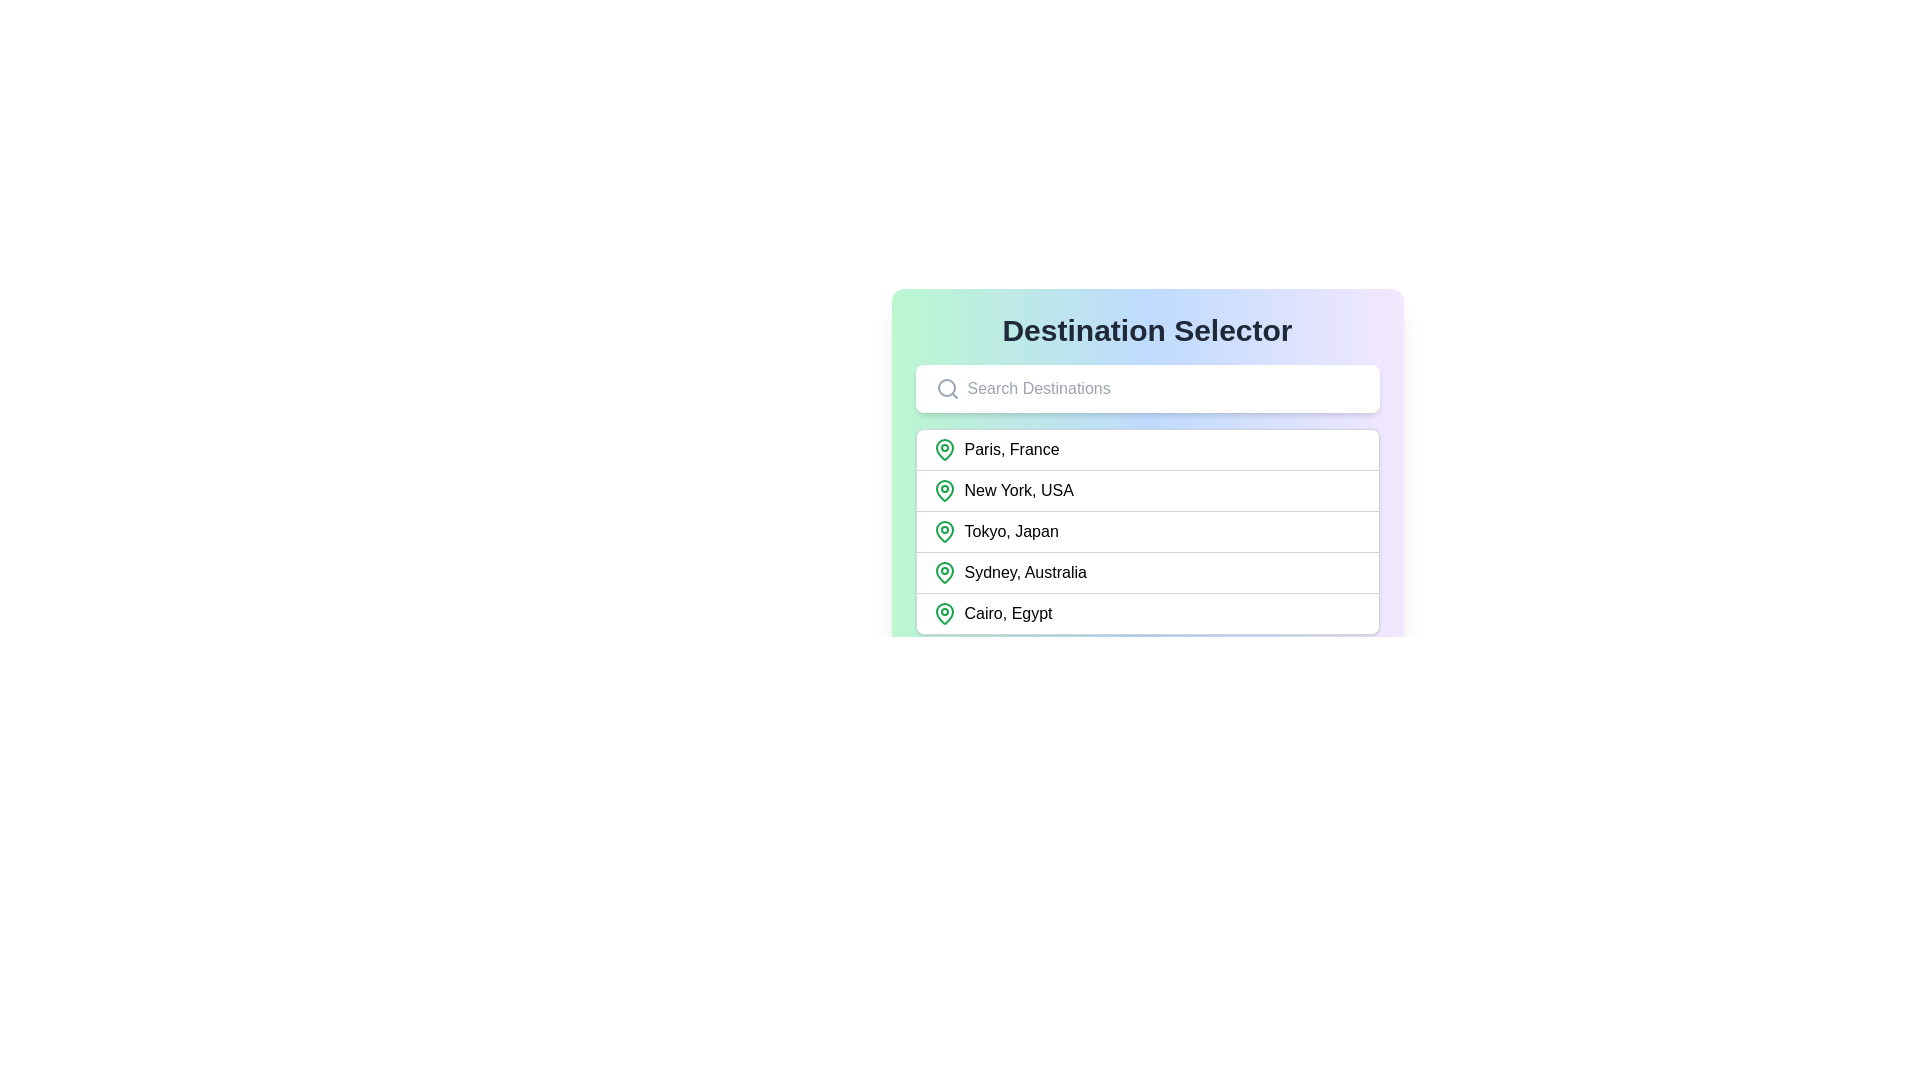 The height and width of the screenshot is (1080, 1920). I want to click on the green outlined map pin icon representing a location marker, which is located to the left of the text label 'Tokyo, Japan' in the third row of the destination items list, so click(943, 531).